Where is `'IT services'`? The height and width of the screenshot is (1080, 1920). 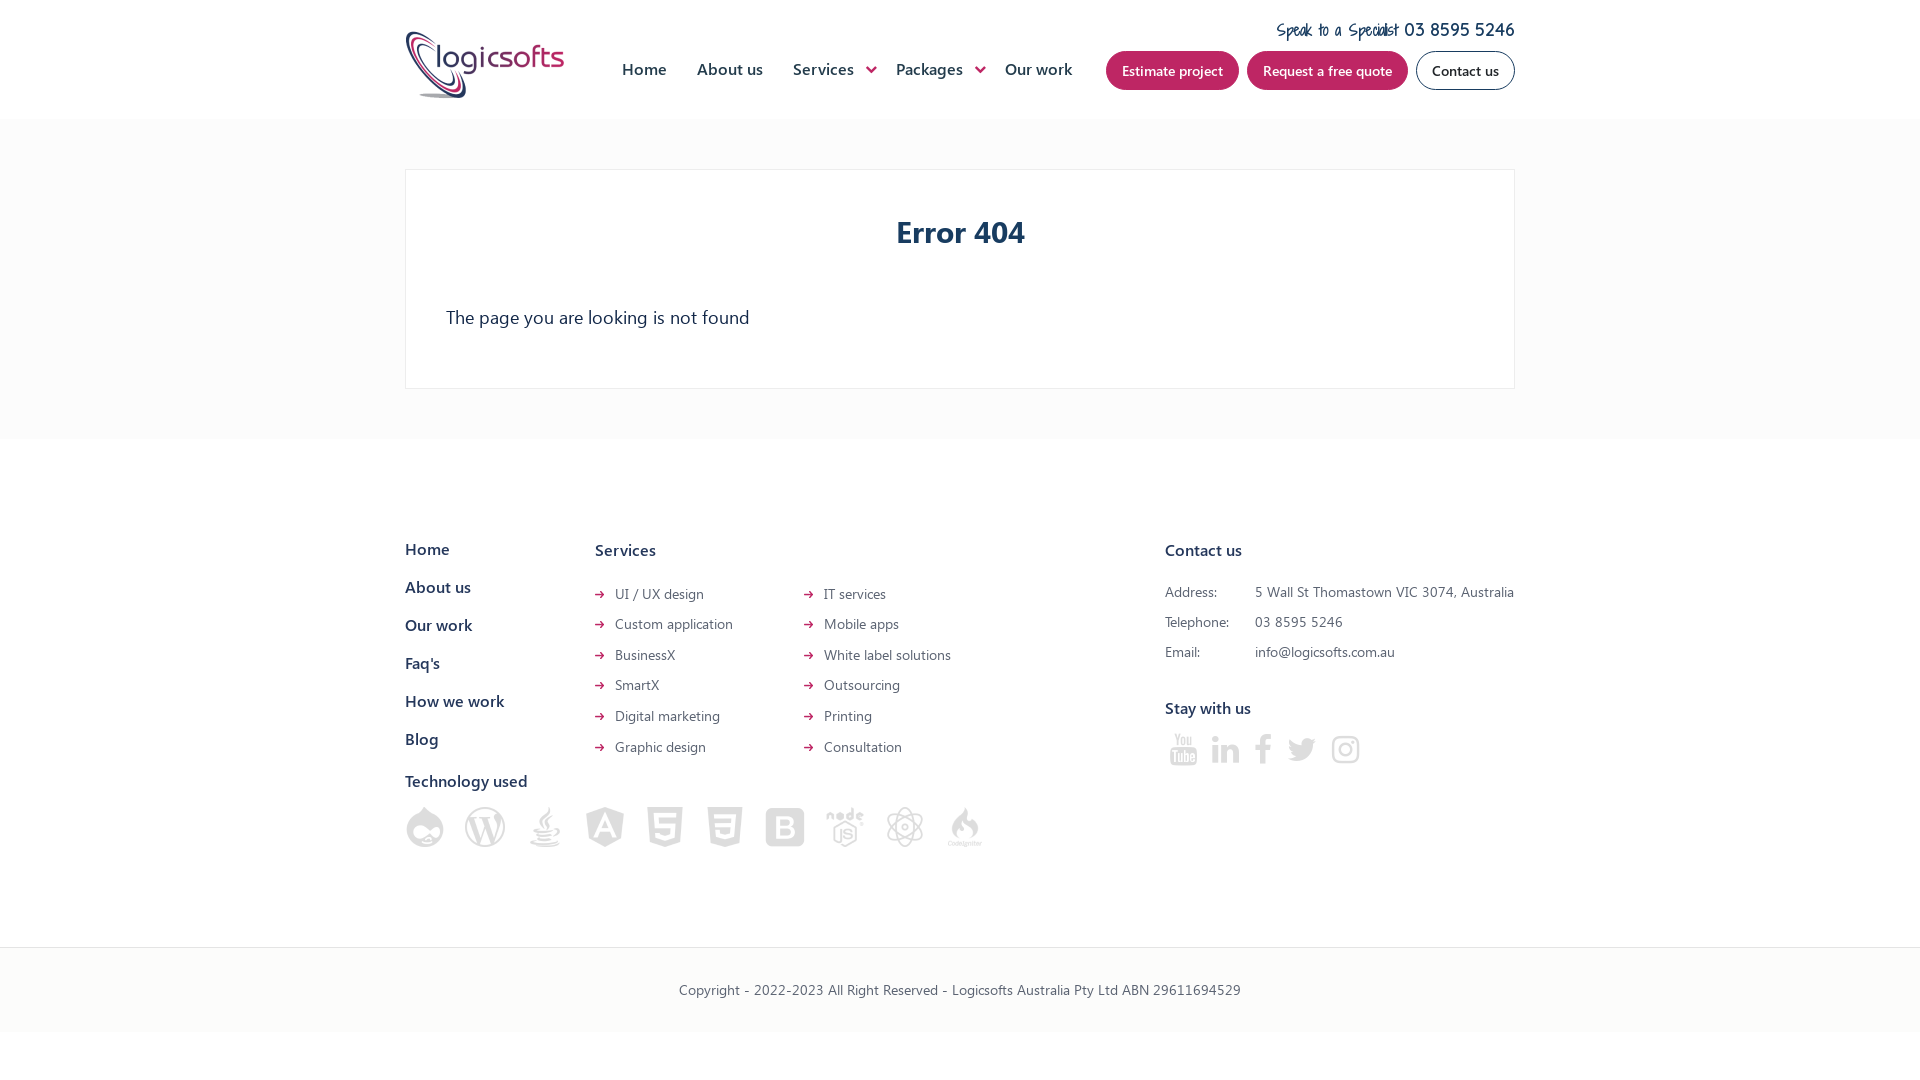
'IT services' is located at coordinates (854, 592).